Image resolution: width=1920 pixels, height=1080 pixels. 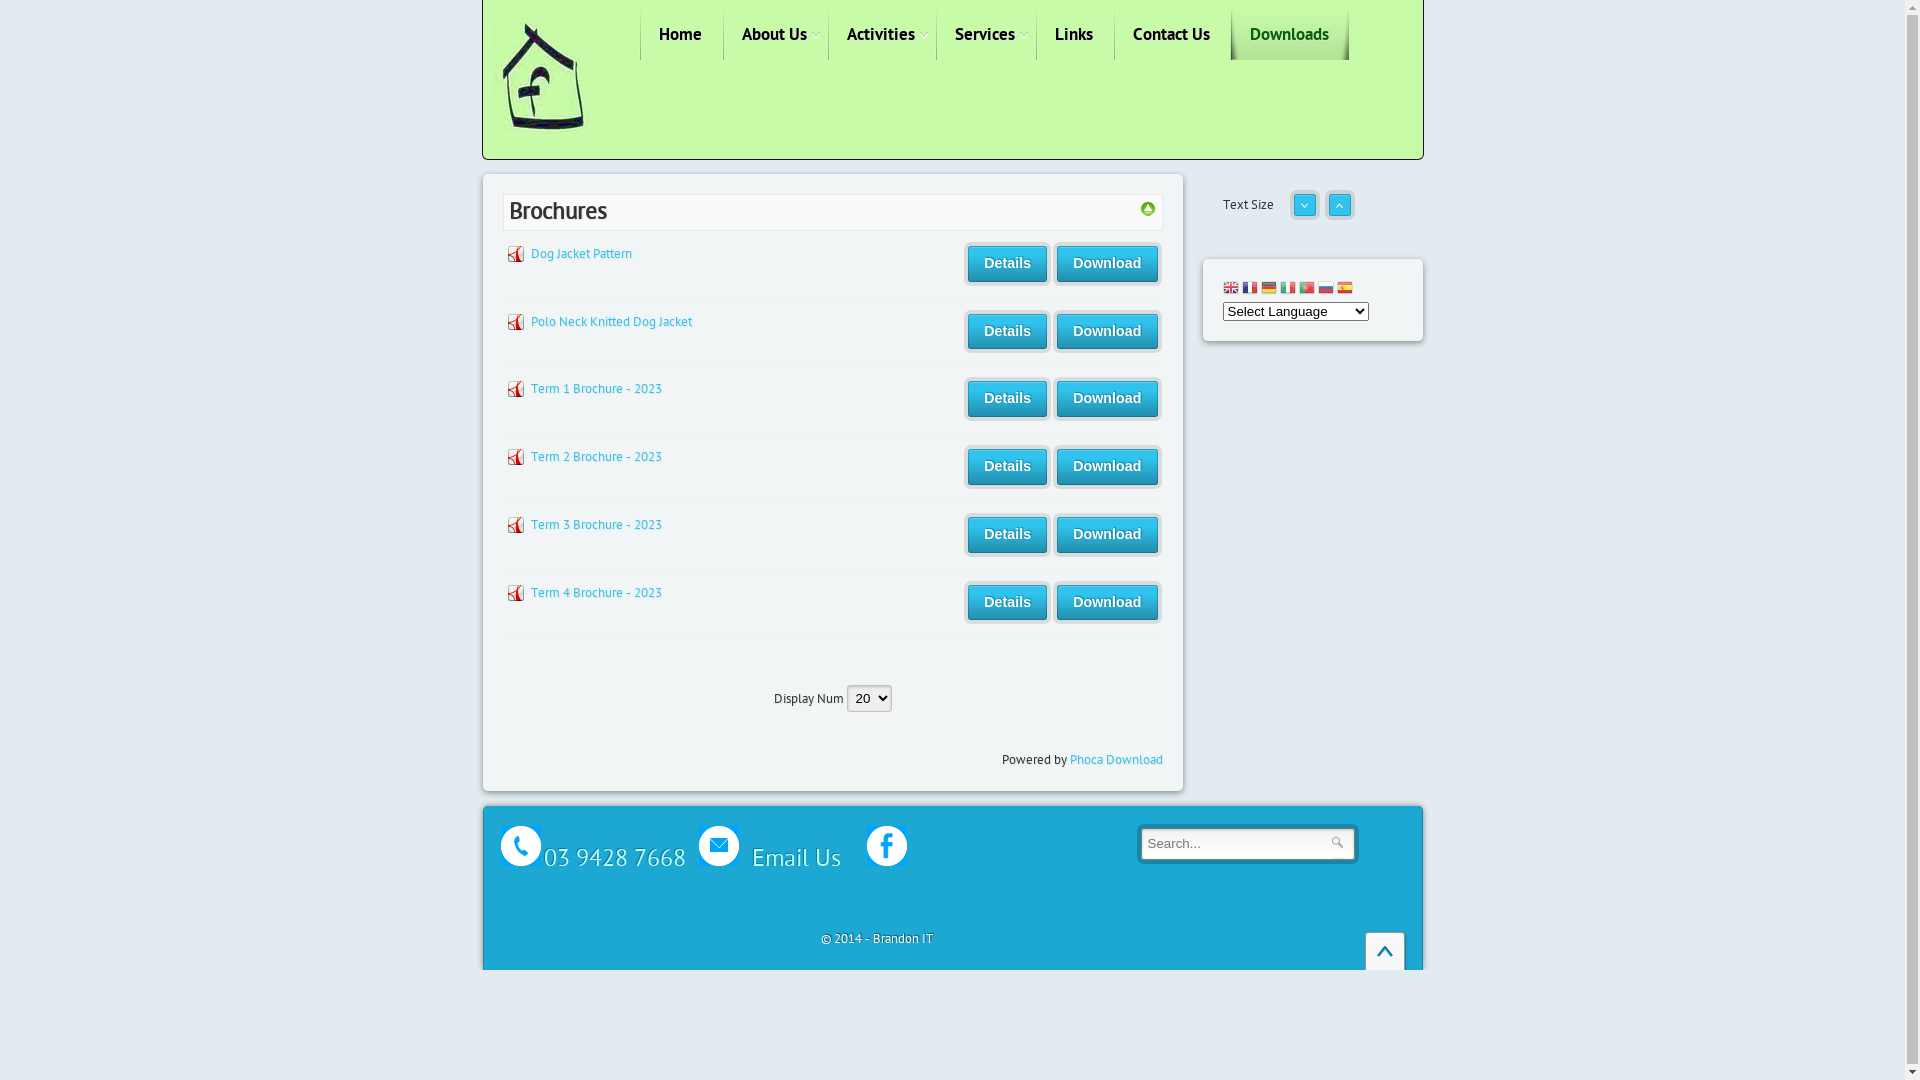 I want to click on 'Portuguese', so click(x=1305, y=289).